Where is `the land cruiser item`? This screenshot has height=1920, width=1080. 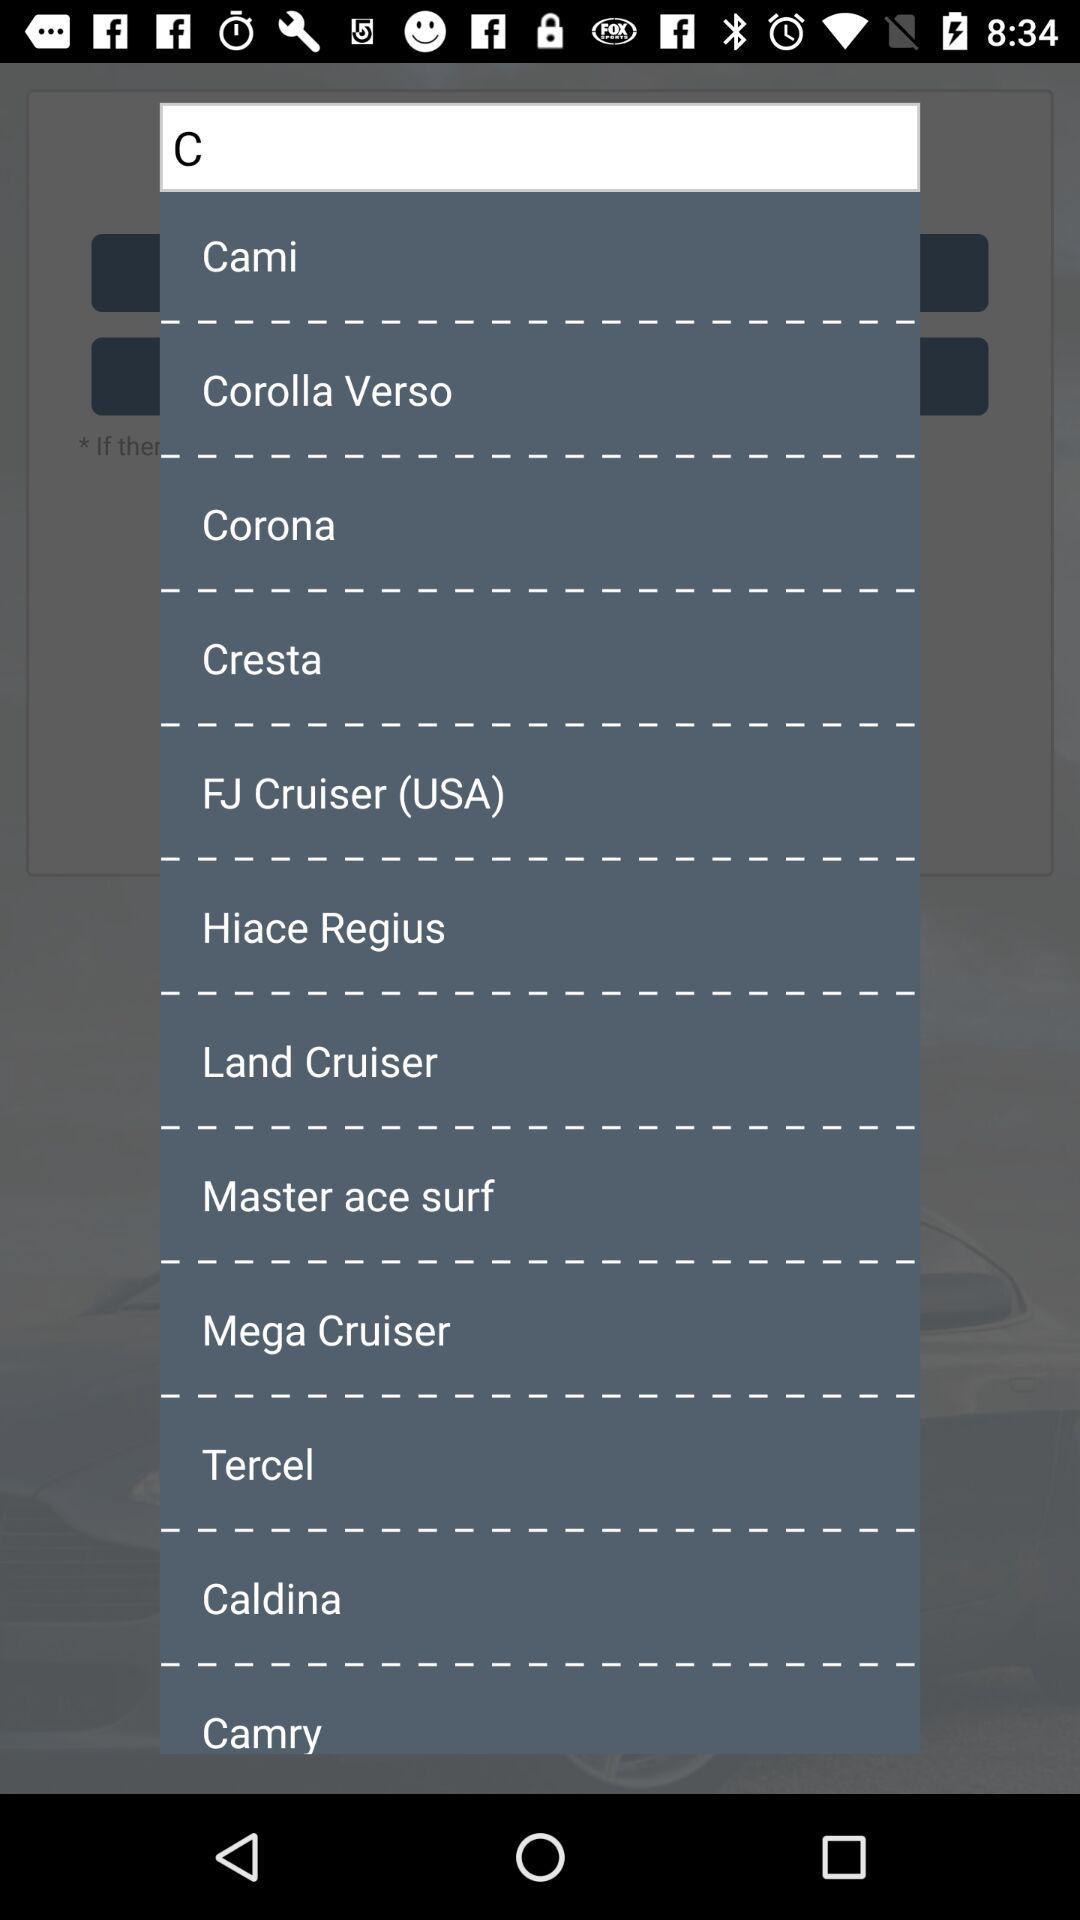 the land cruiser item is located at coordinates (540, 1059).